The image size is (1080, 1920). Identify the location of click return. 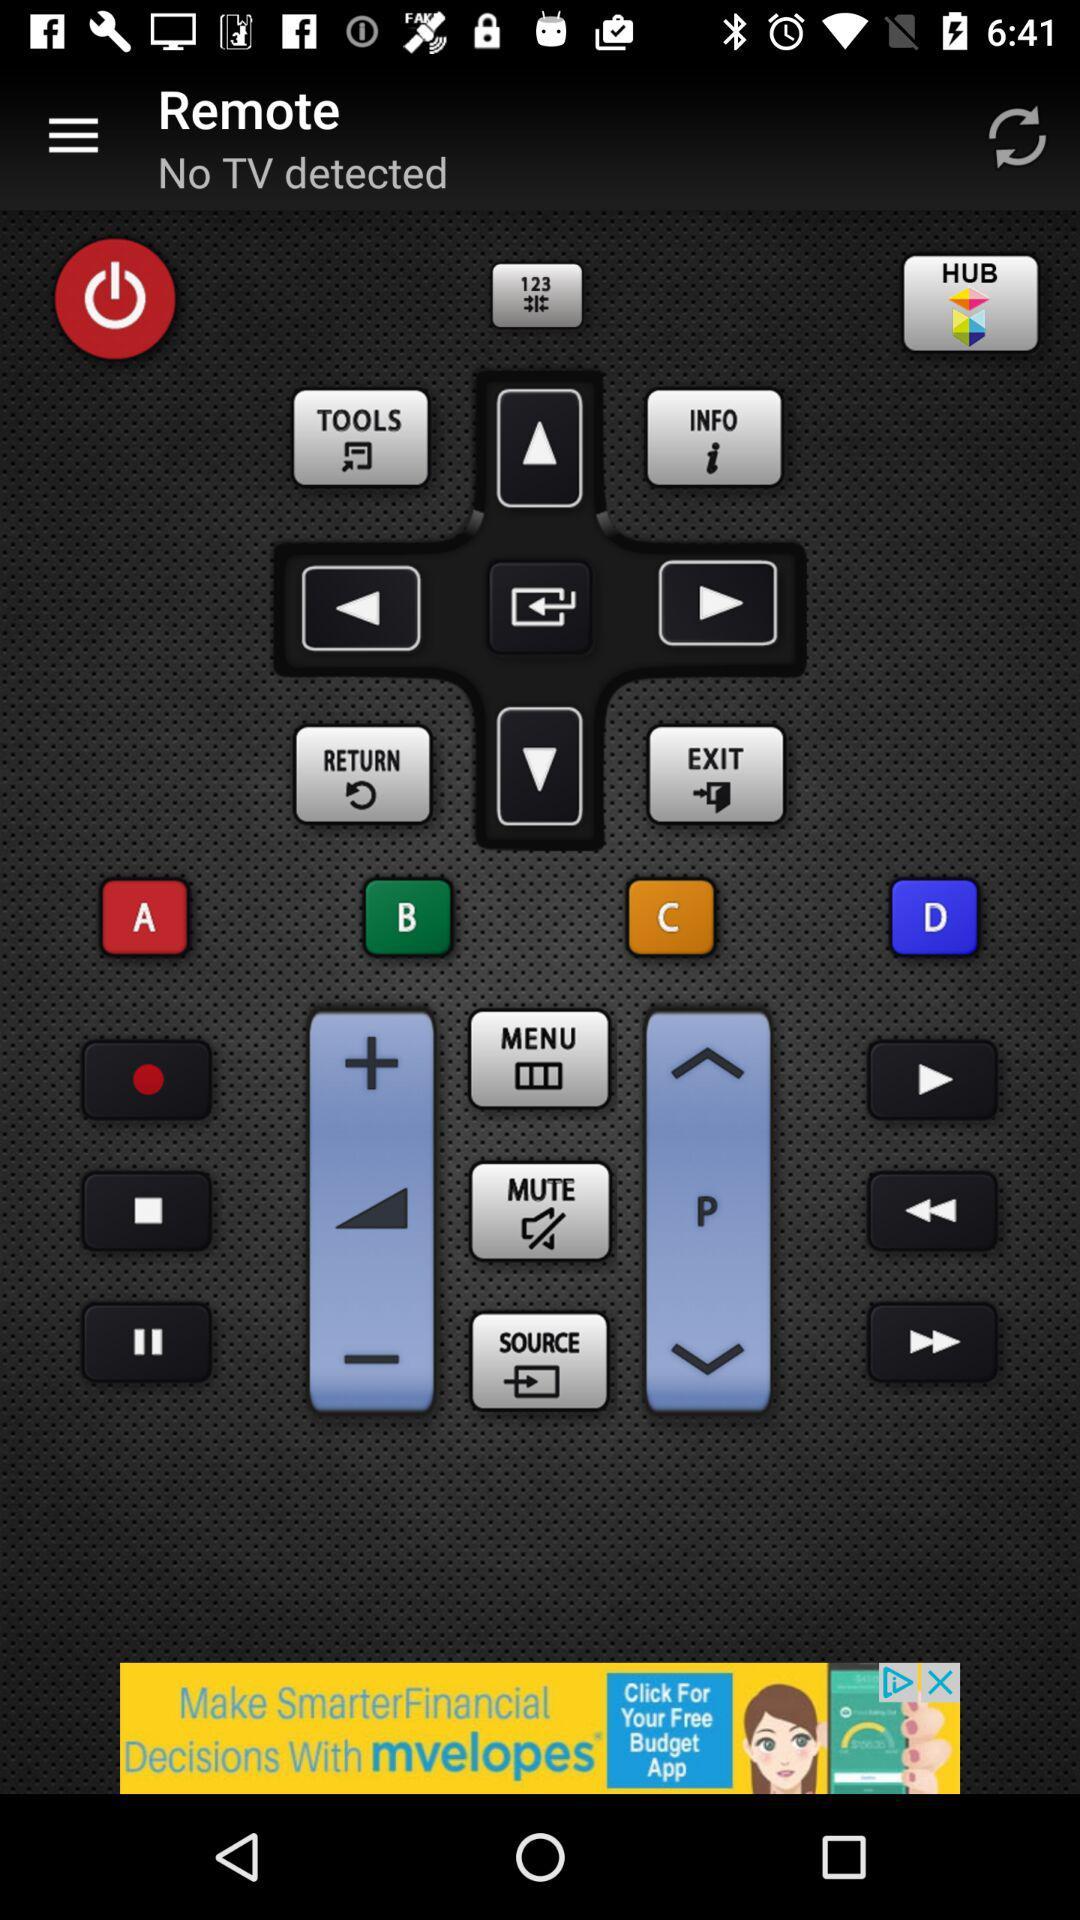
(363, 774).